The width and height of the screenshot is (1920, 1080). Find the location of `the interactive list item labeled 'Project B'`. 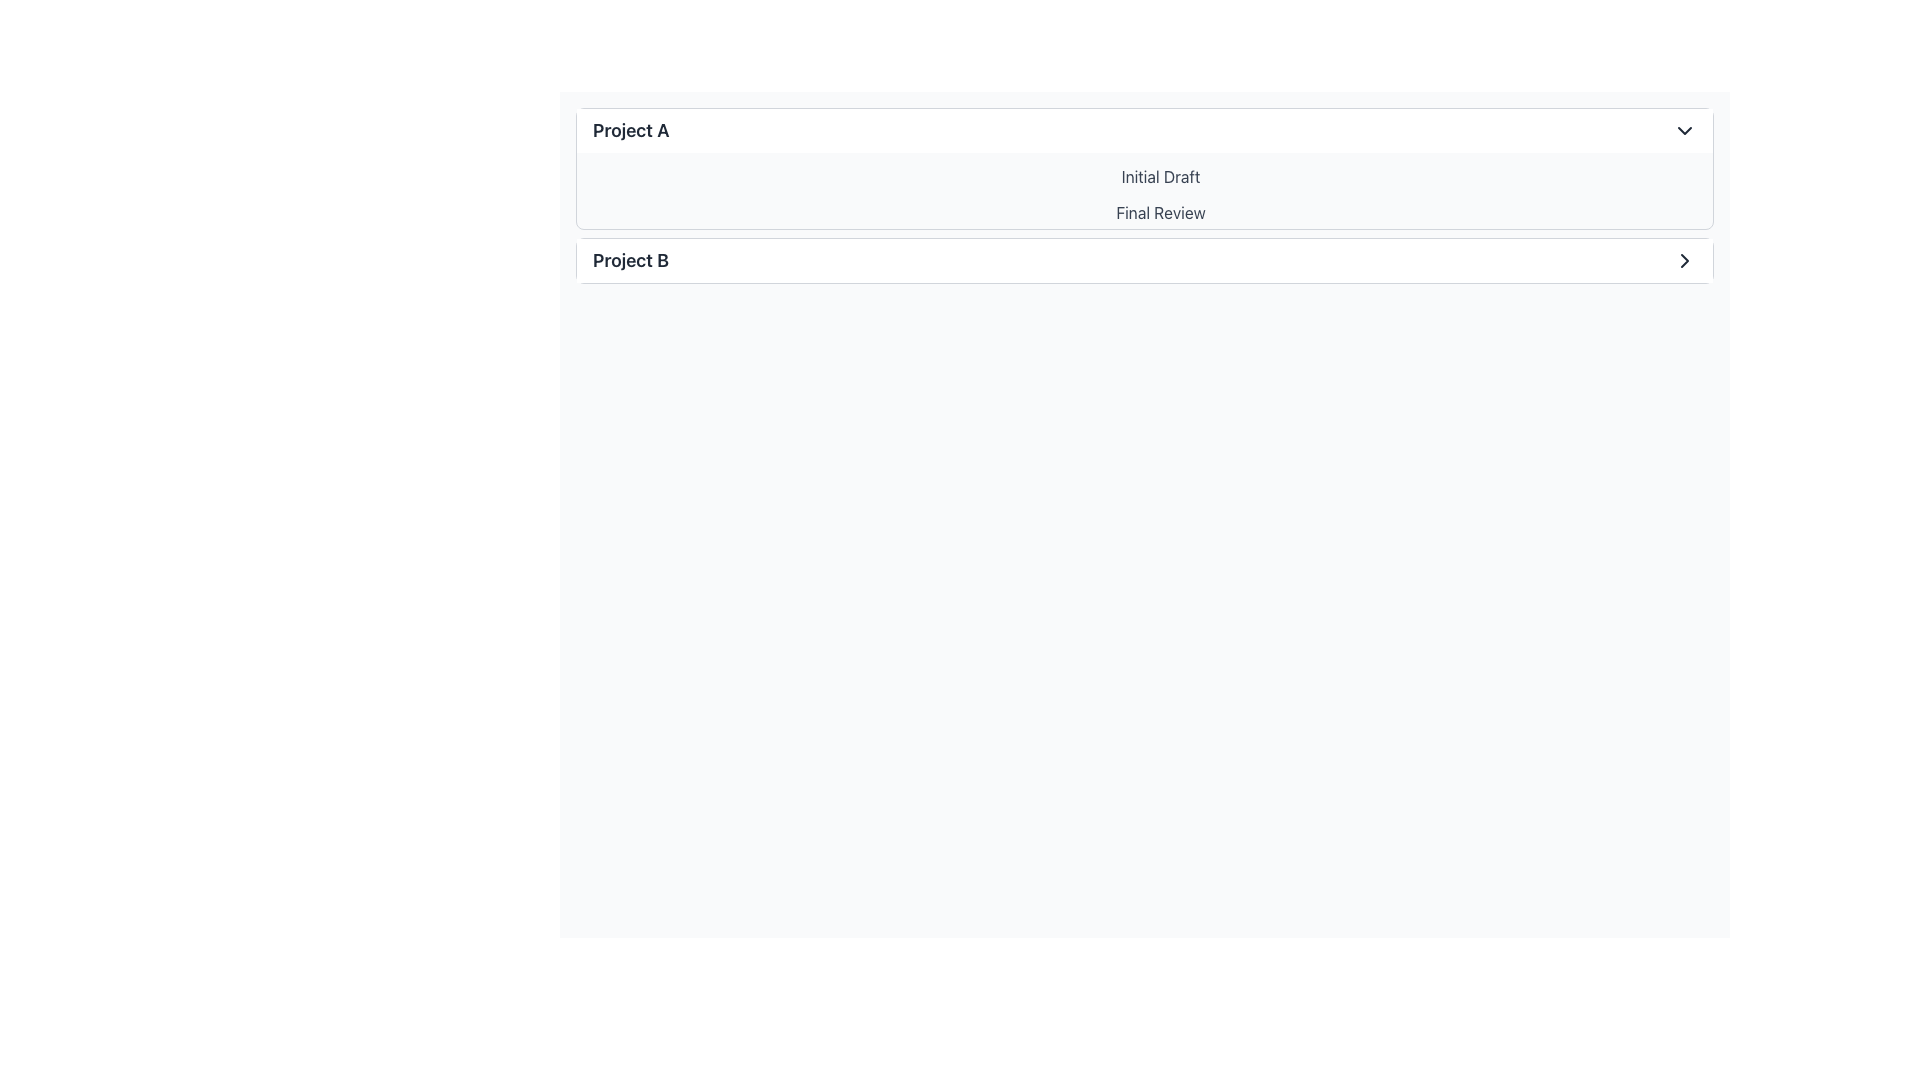

the interactive list item labeled 'Project B' is located at coordinates (1145, 260).